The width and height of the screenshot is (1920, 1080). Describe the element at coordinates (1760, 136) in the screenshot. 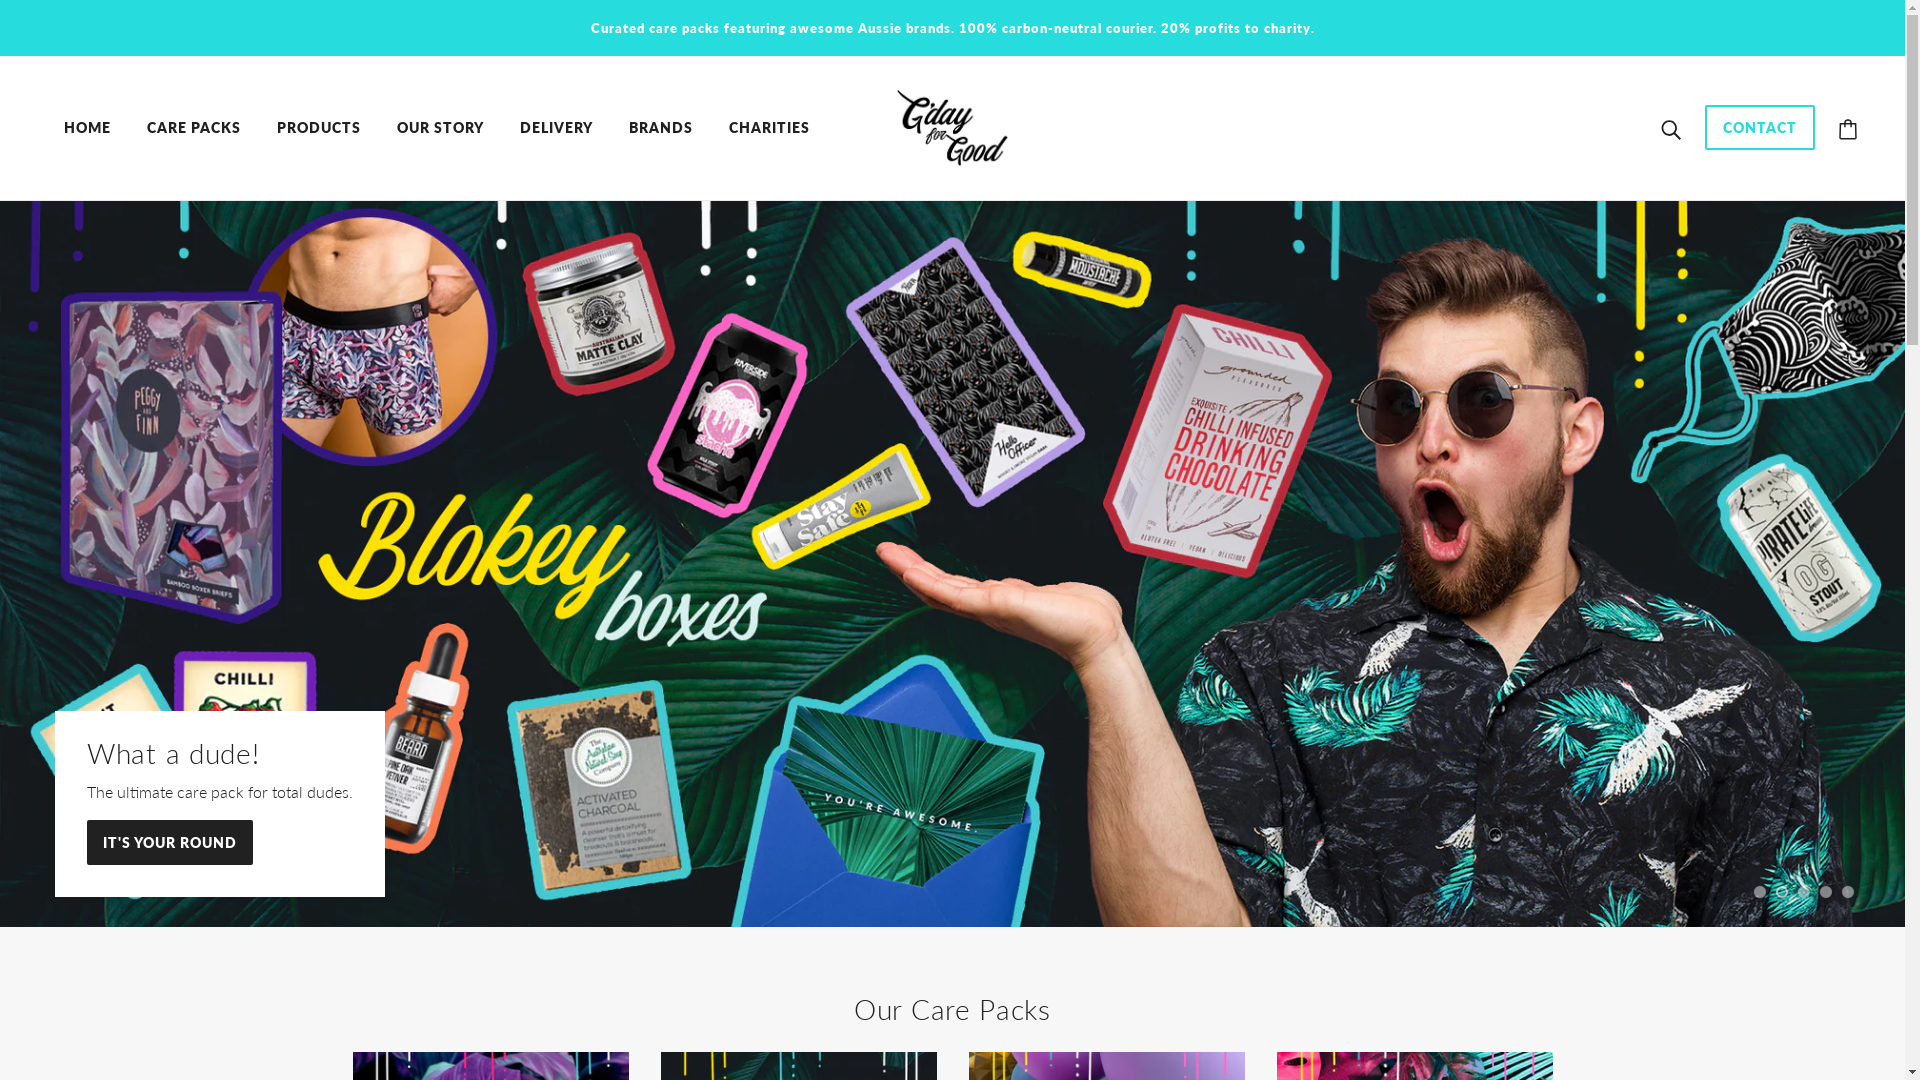

I see `'CONTACT'` at that location.